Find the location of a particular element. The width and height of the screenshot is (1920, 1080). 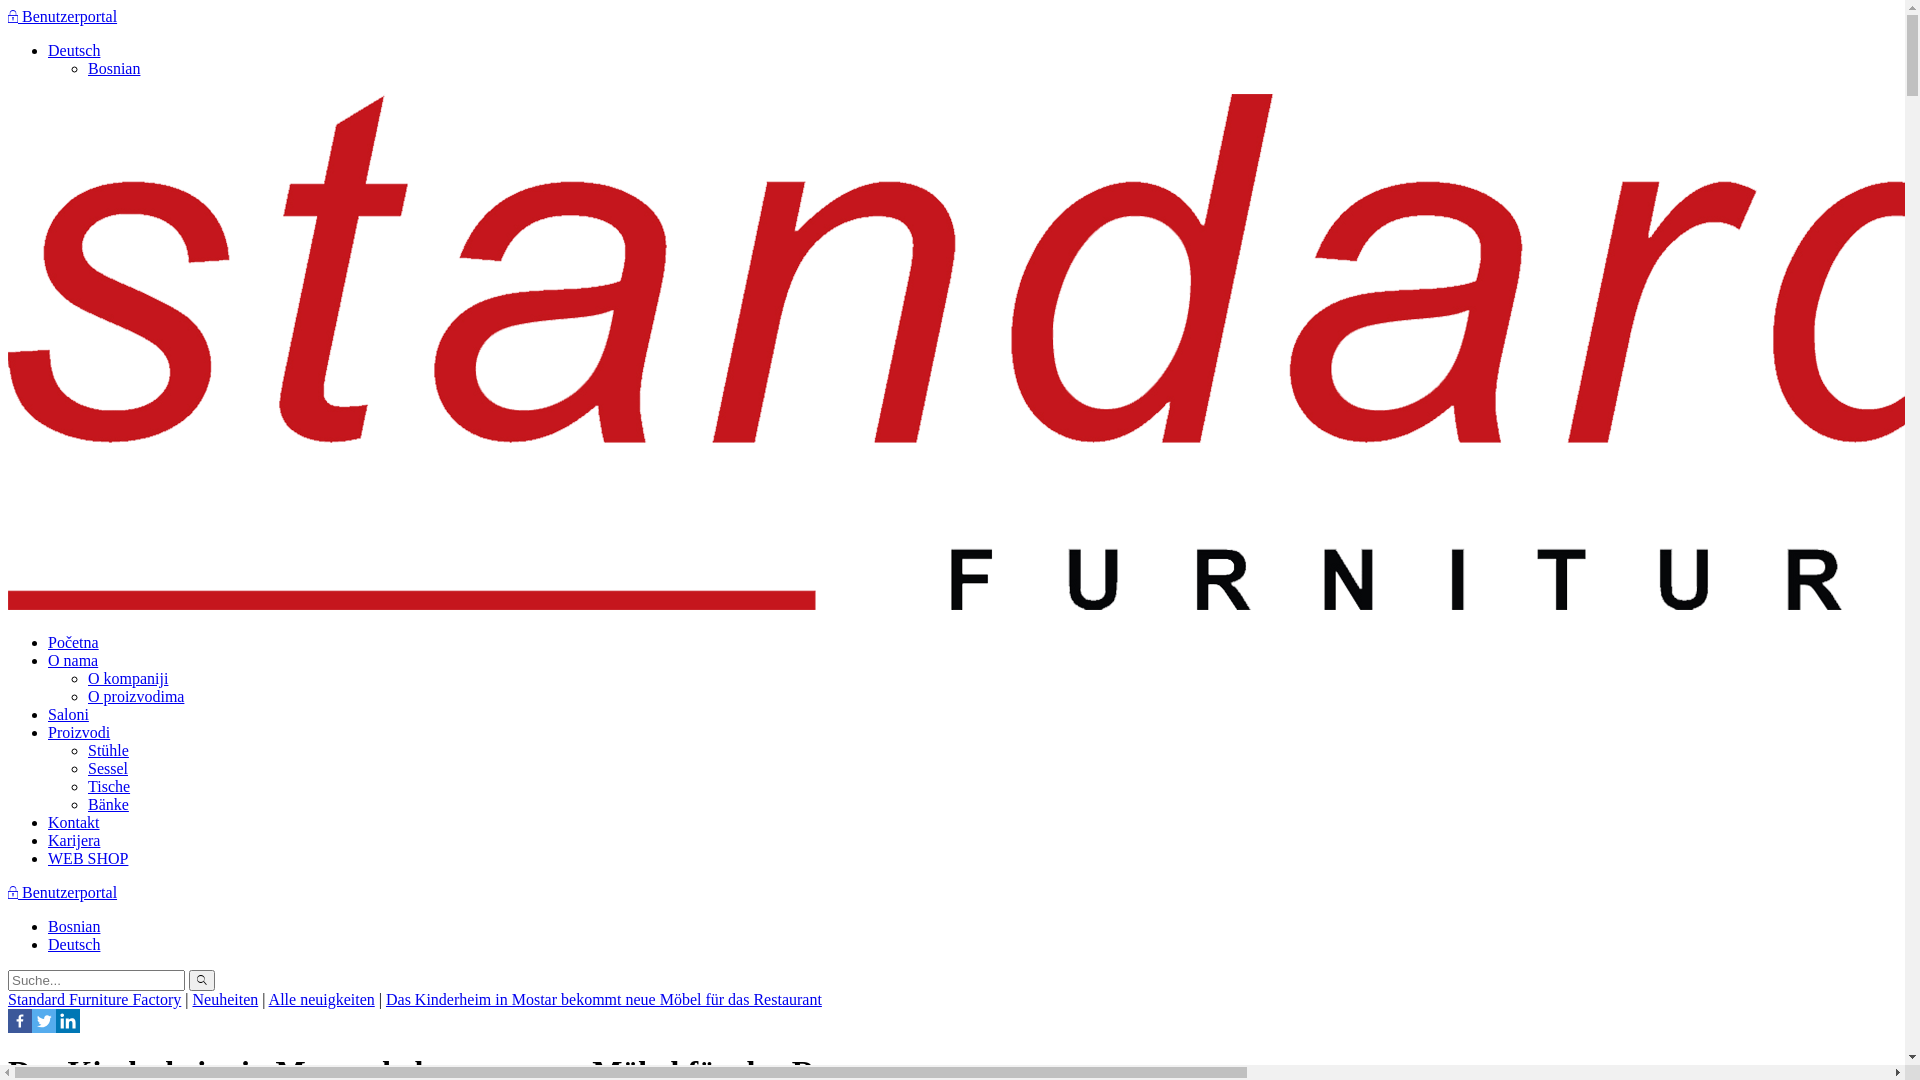

'Twitter' is located at coordinates (43, 1021).